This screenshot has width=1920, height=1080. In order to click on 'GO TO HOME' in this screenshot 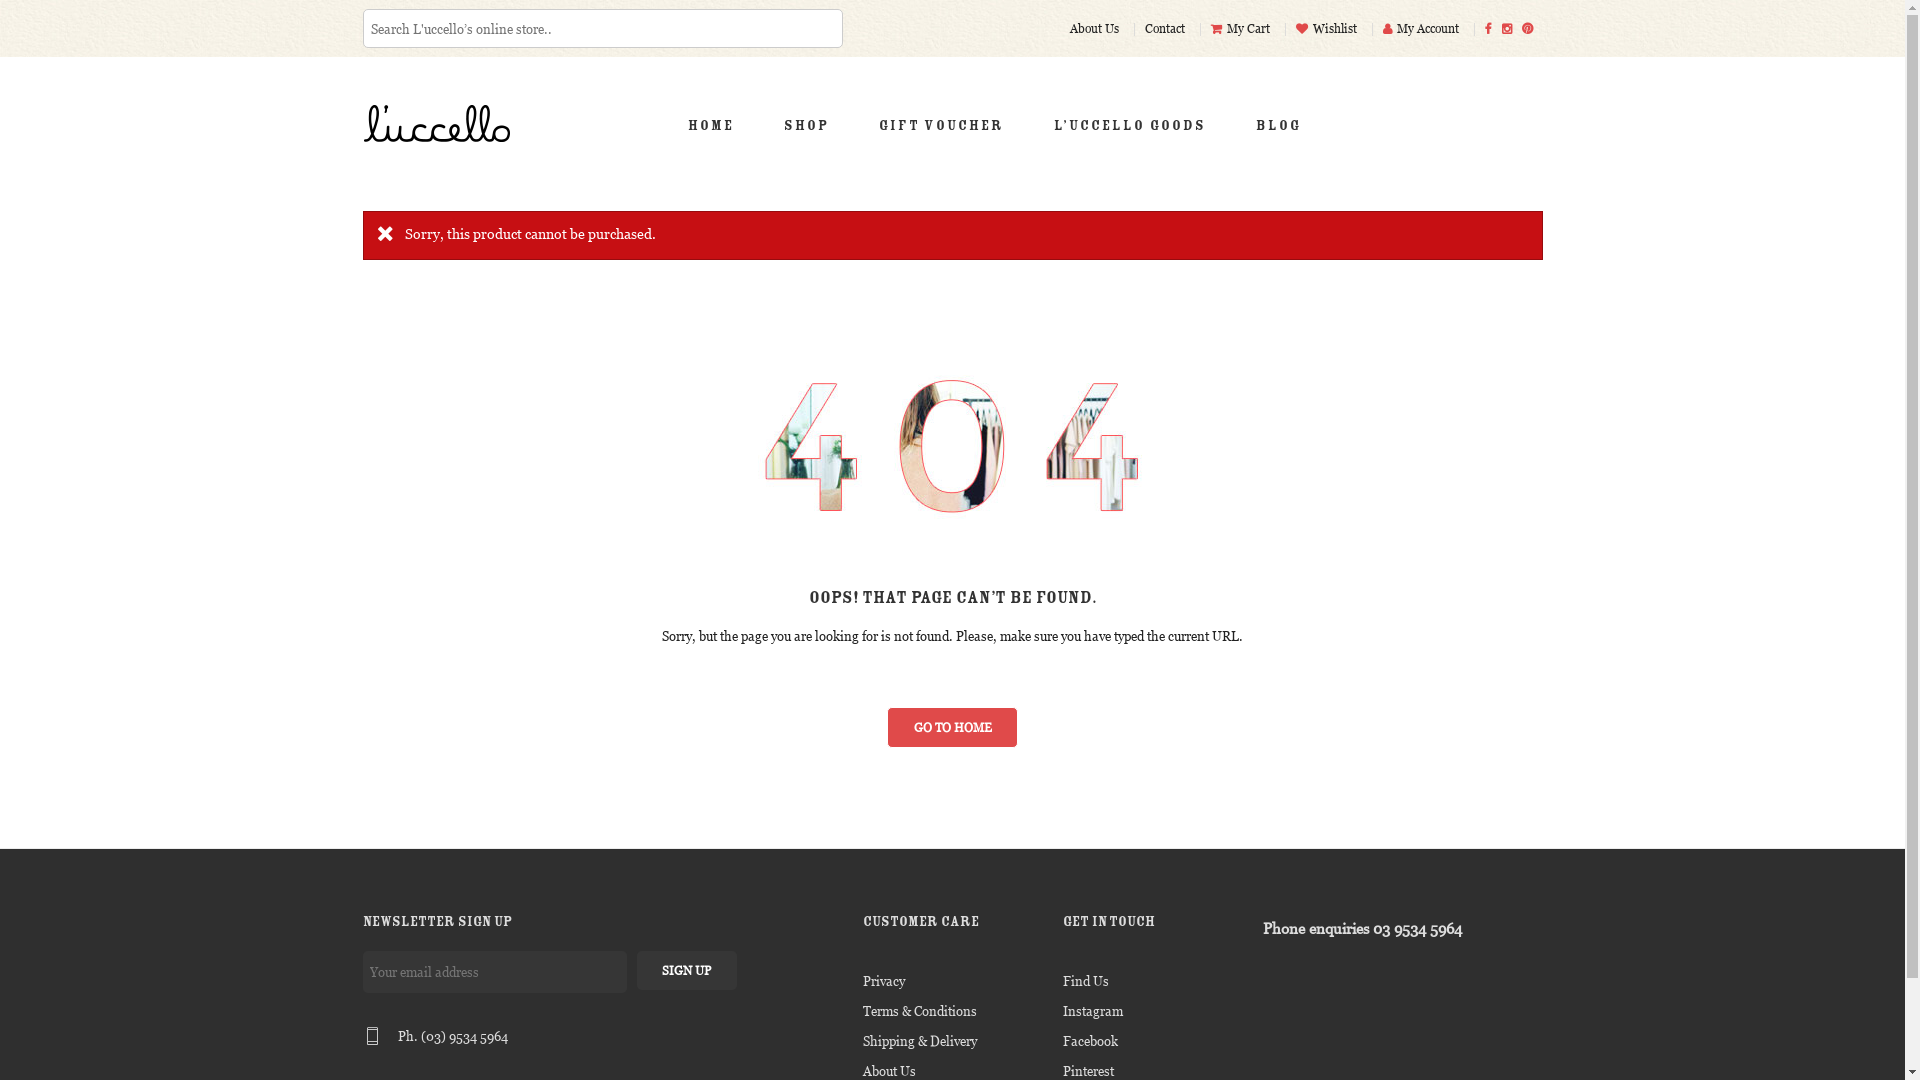, I will do `click(952, 727)`.